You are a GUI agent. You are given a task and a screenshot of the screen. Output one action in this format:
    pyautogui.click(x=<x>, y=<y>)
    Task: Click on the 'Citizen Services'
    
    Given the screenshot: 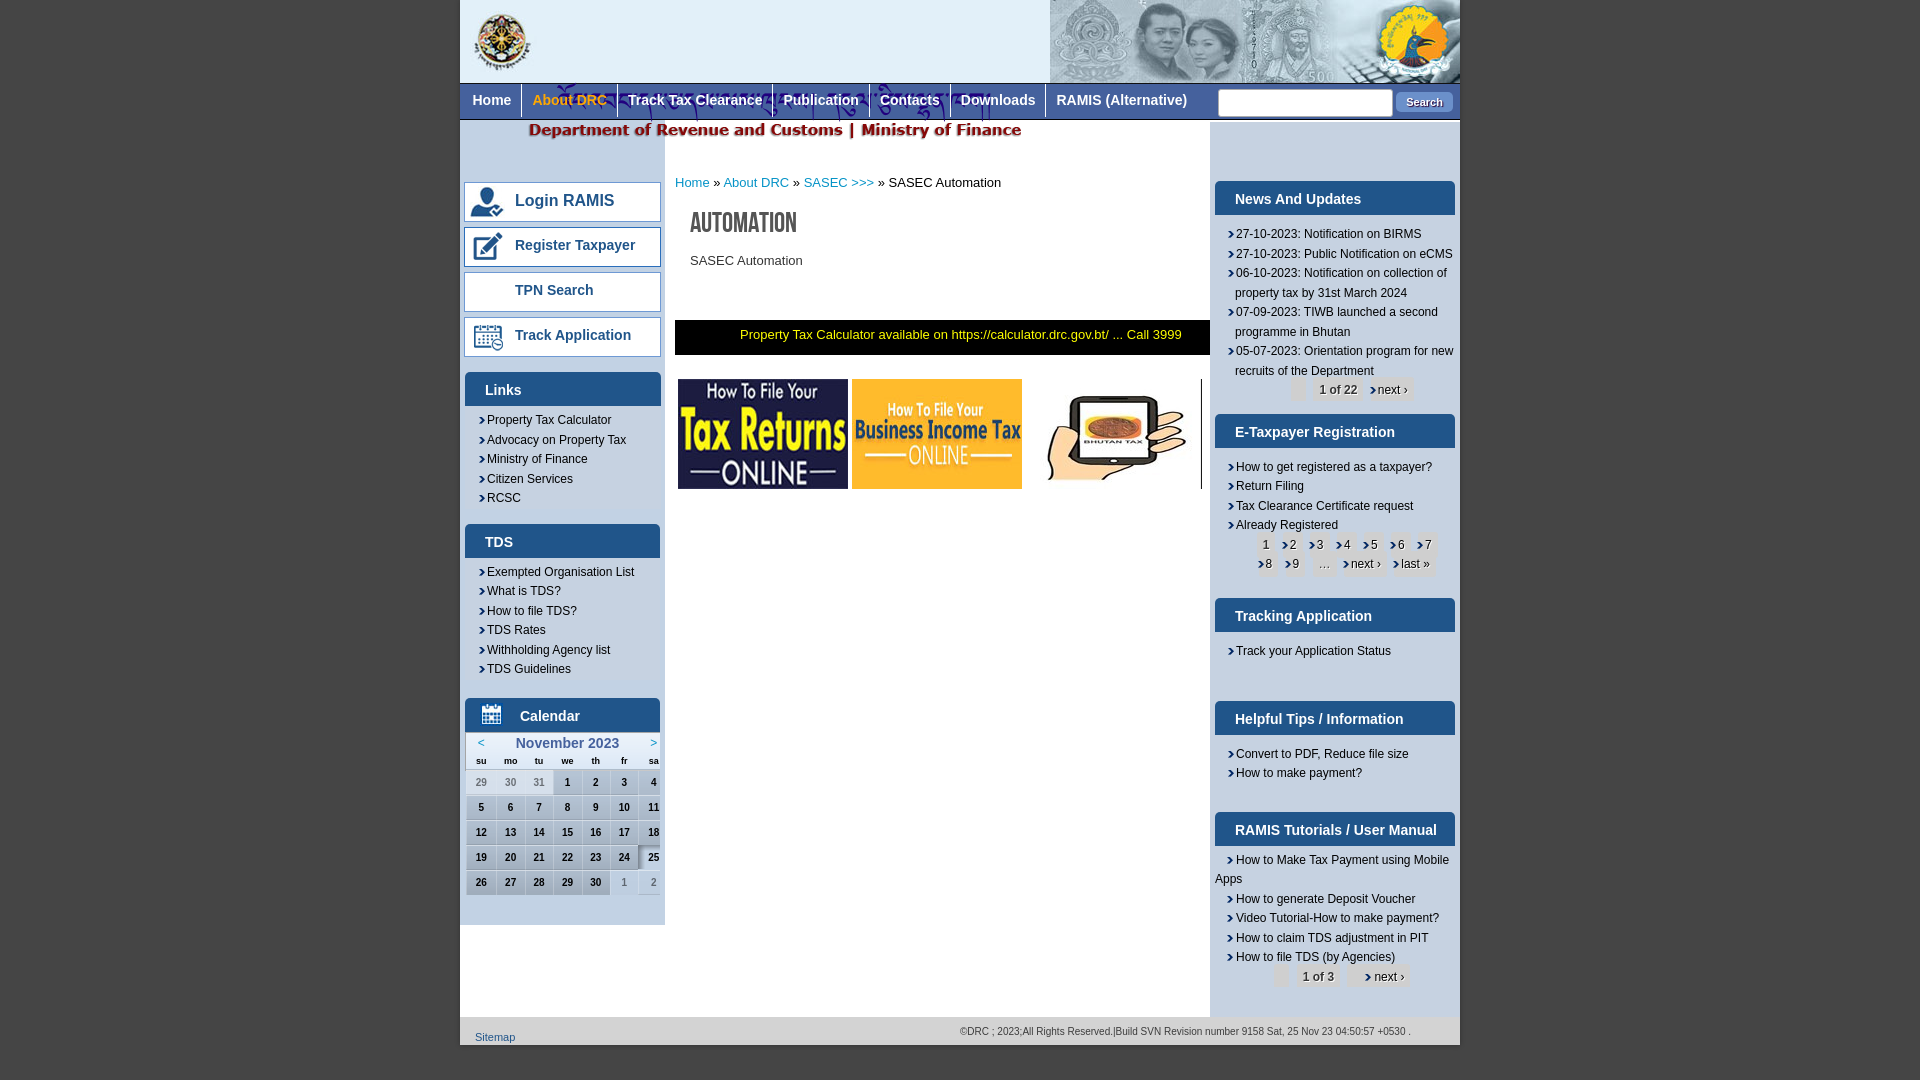 What is the action you would take?
    pyautogui.click(x=524, y=478)
    